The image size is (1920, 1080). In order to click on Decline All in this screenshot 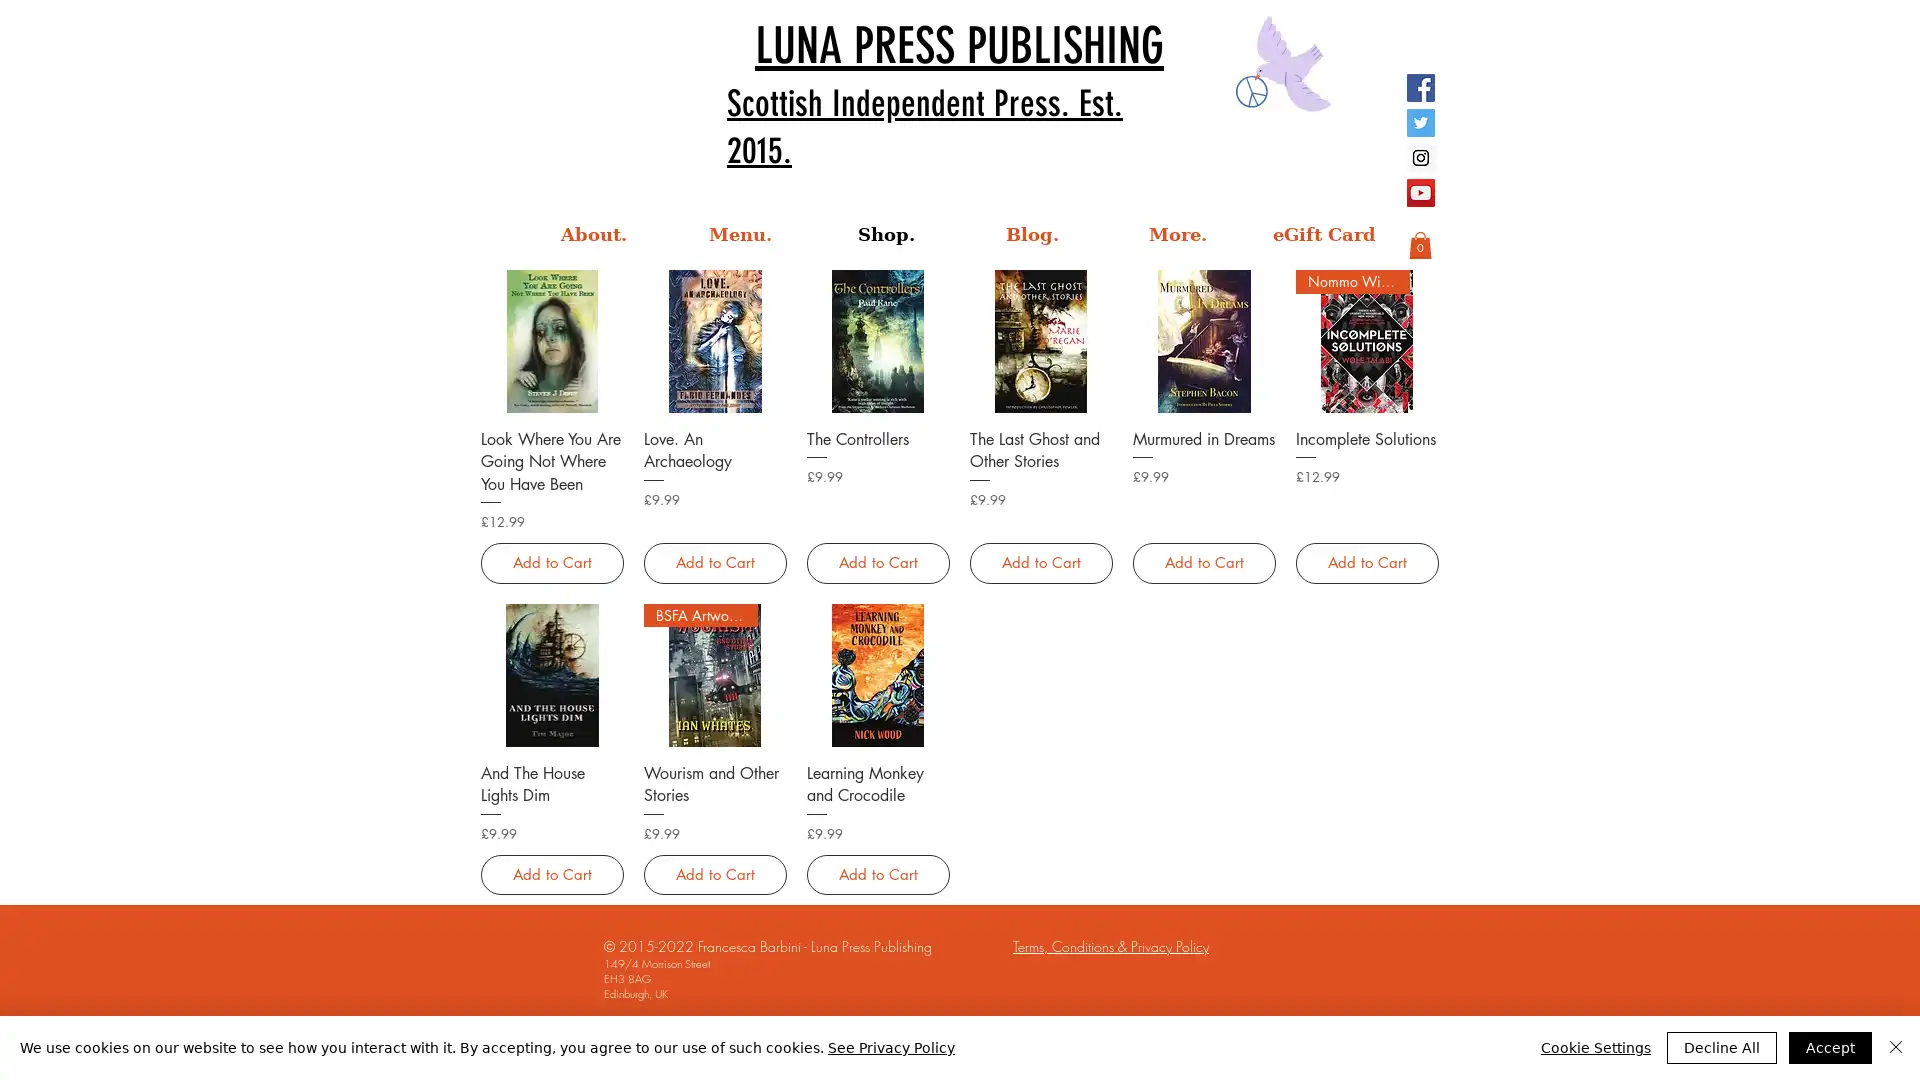, I will do `click(1721, 1047)`.